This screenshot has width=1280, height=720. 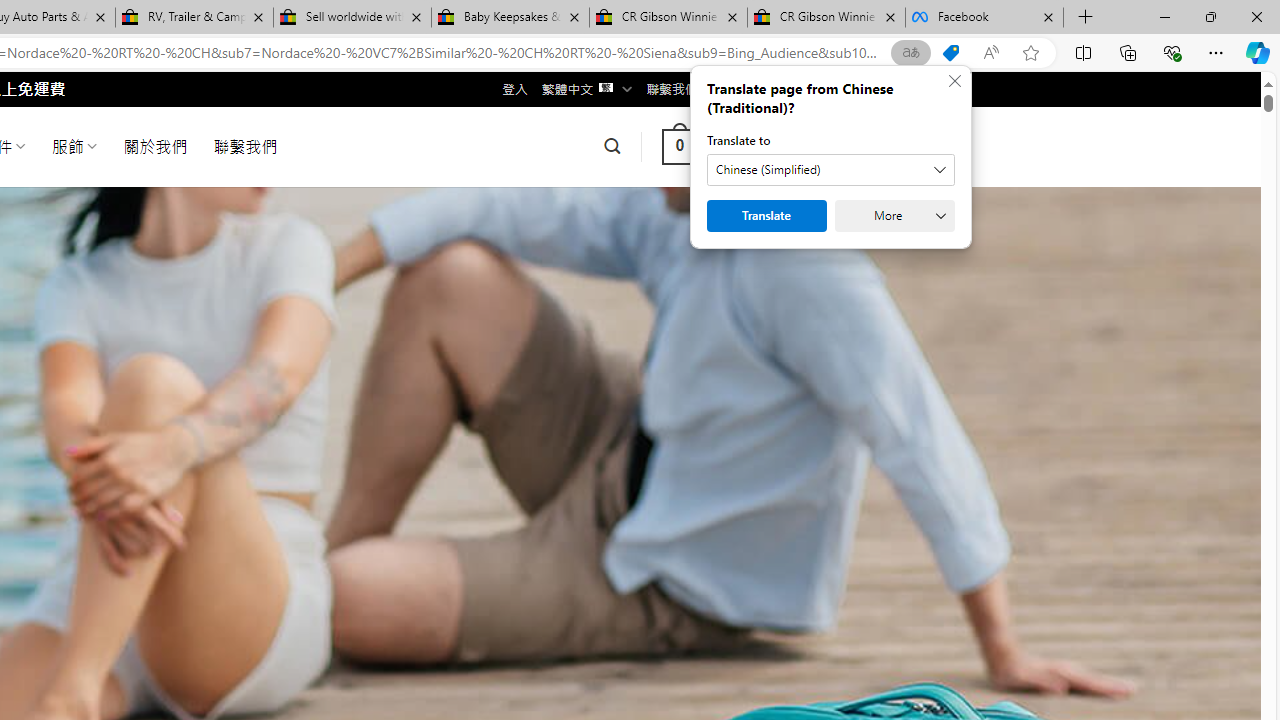 I want to click on '  0  ', so click(x=679, y=145).